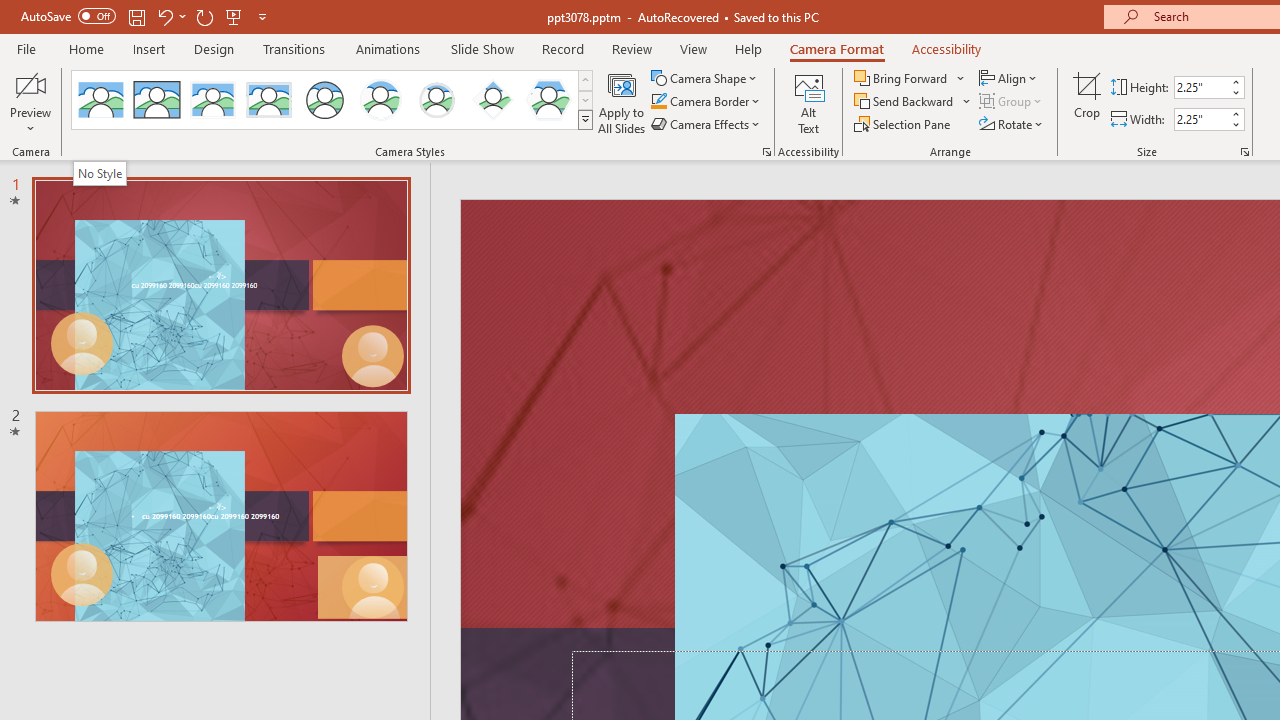  Describe the element at coordinates (156, 100) in the screenshot. I see `'Simple Frame Rectangle'` at that location.